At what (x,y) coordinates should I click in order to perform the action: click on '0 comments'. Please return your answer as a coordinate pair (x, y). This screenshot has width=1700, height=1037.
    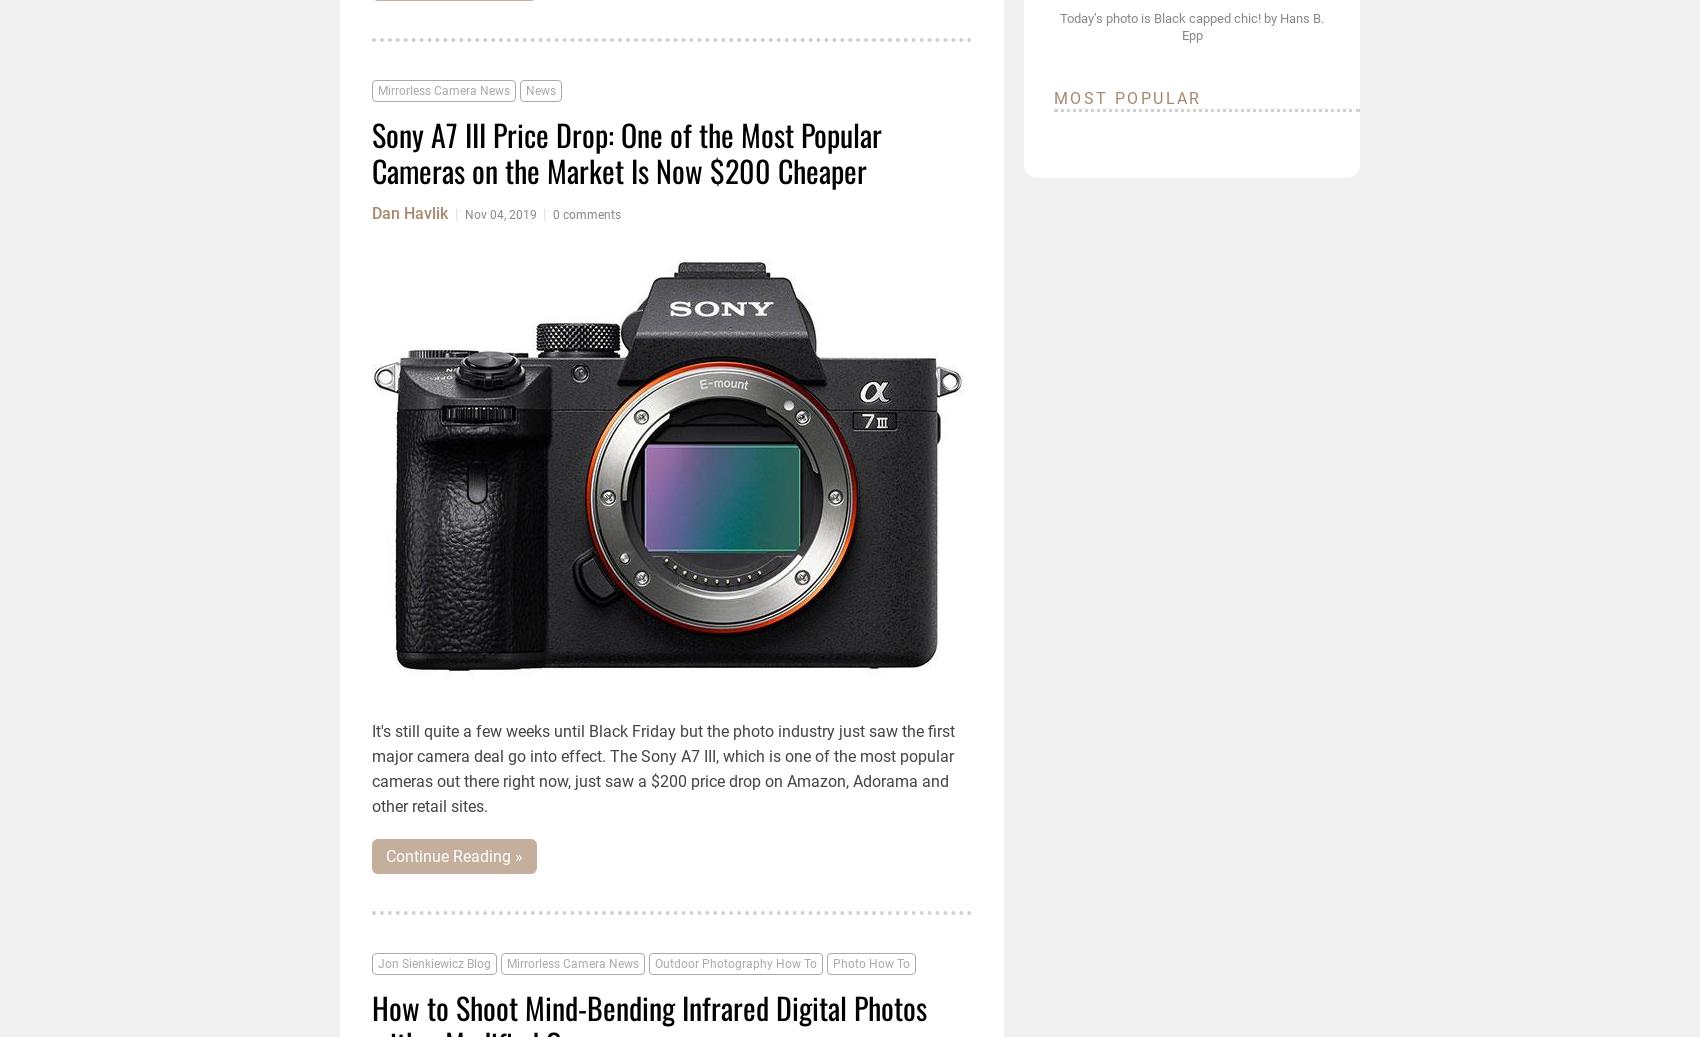
    Looking at the image, I should click on (552, 213).